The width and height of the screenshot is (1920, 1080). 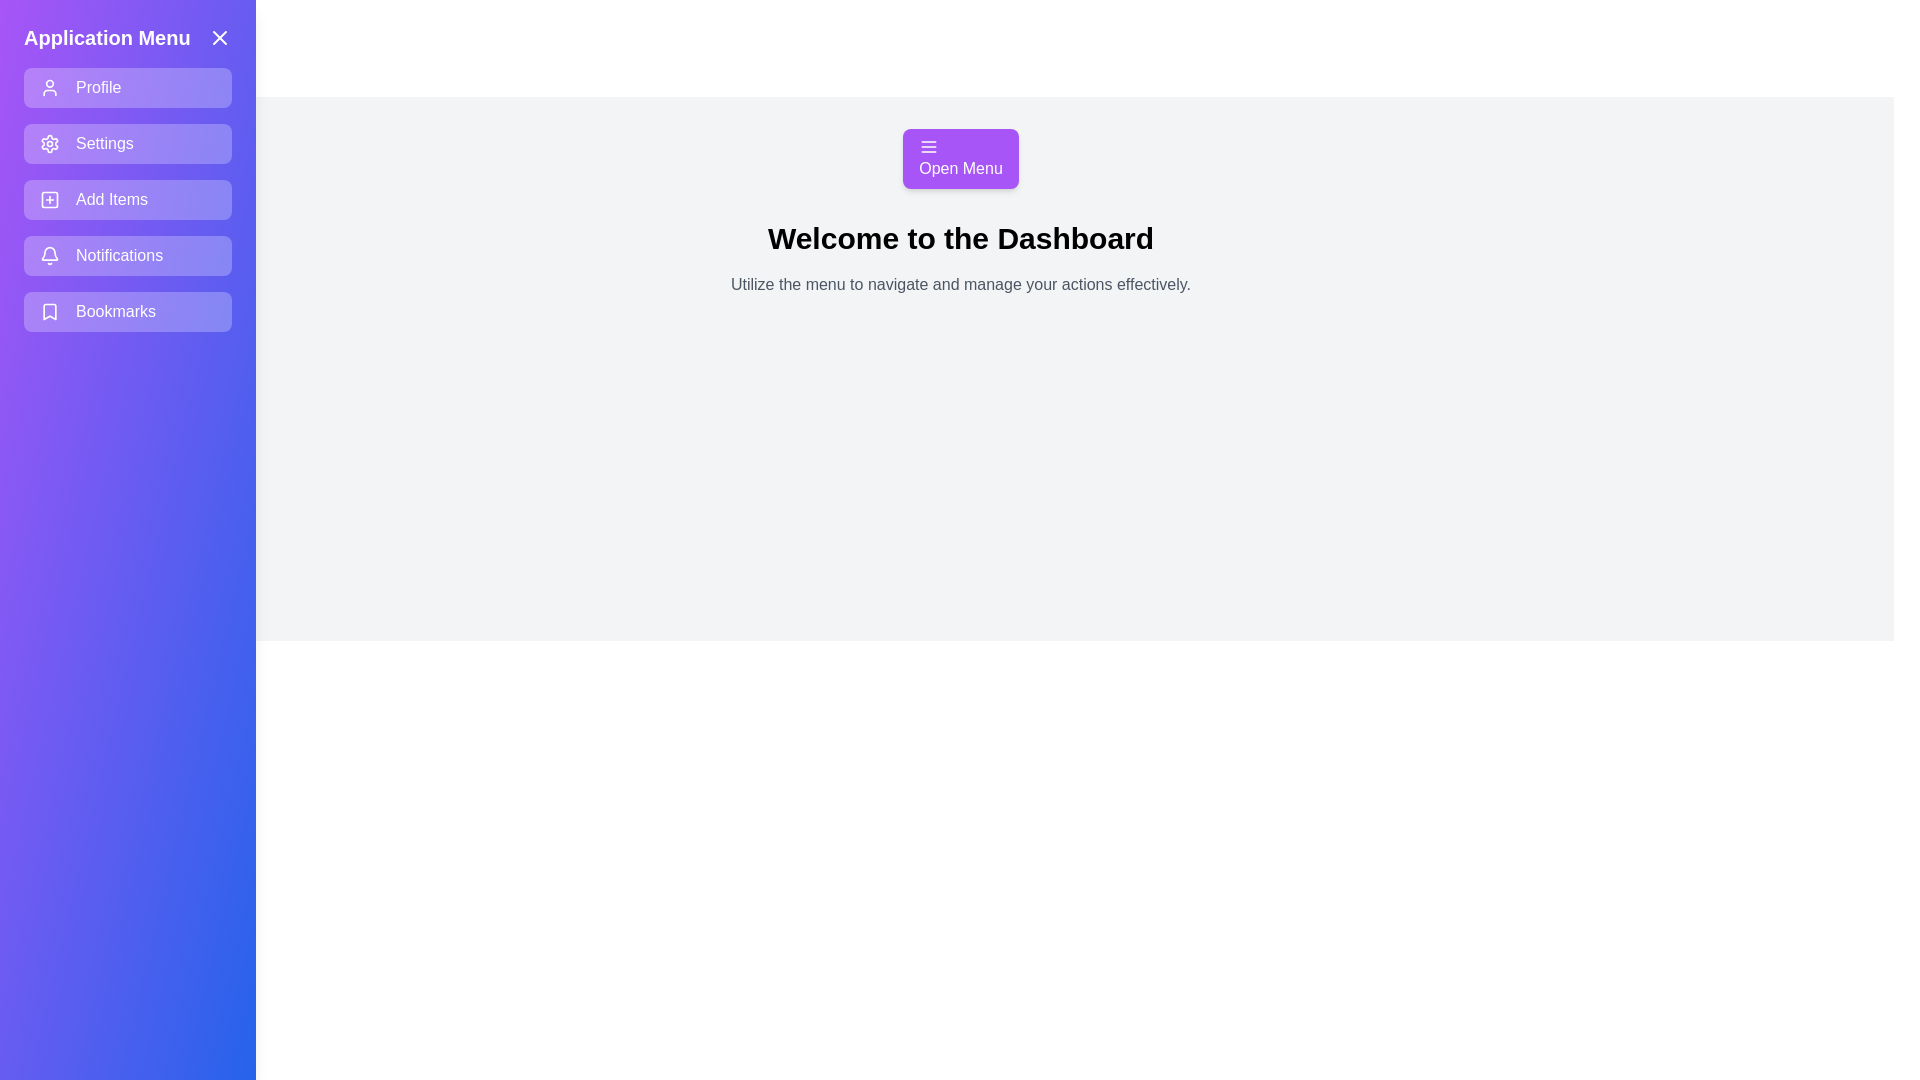 What do you see at coordinates (127, 87) in the screenshot?
I see `the menu item Profile to navigate to its respective section` at bounding box center [127, 87].